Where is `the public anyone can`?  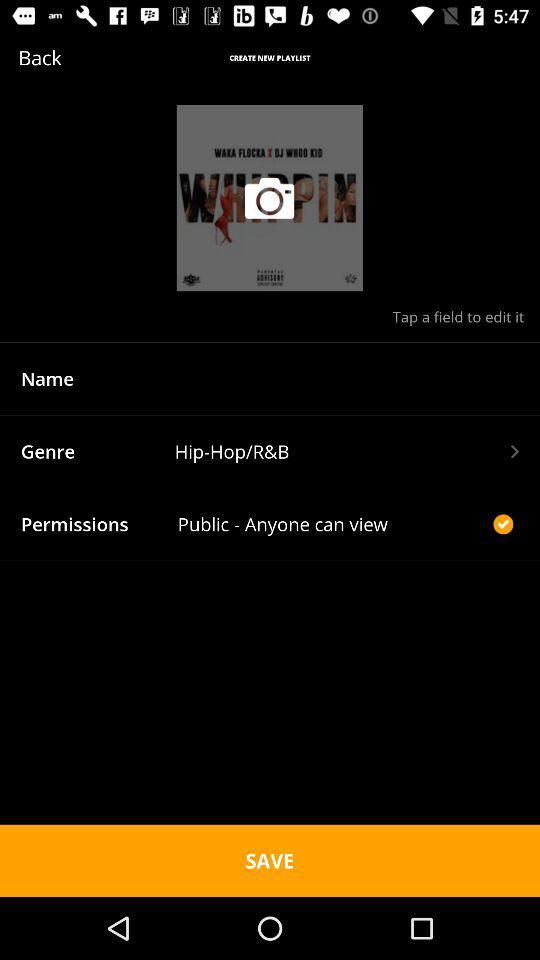 the public anyone can is located at coordinates (332, 523).